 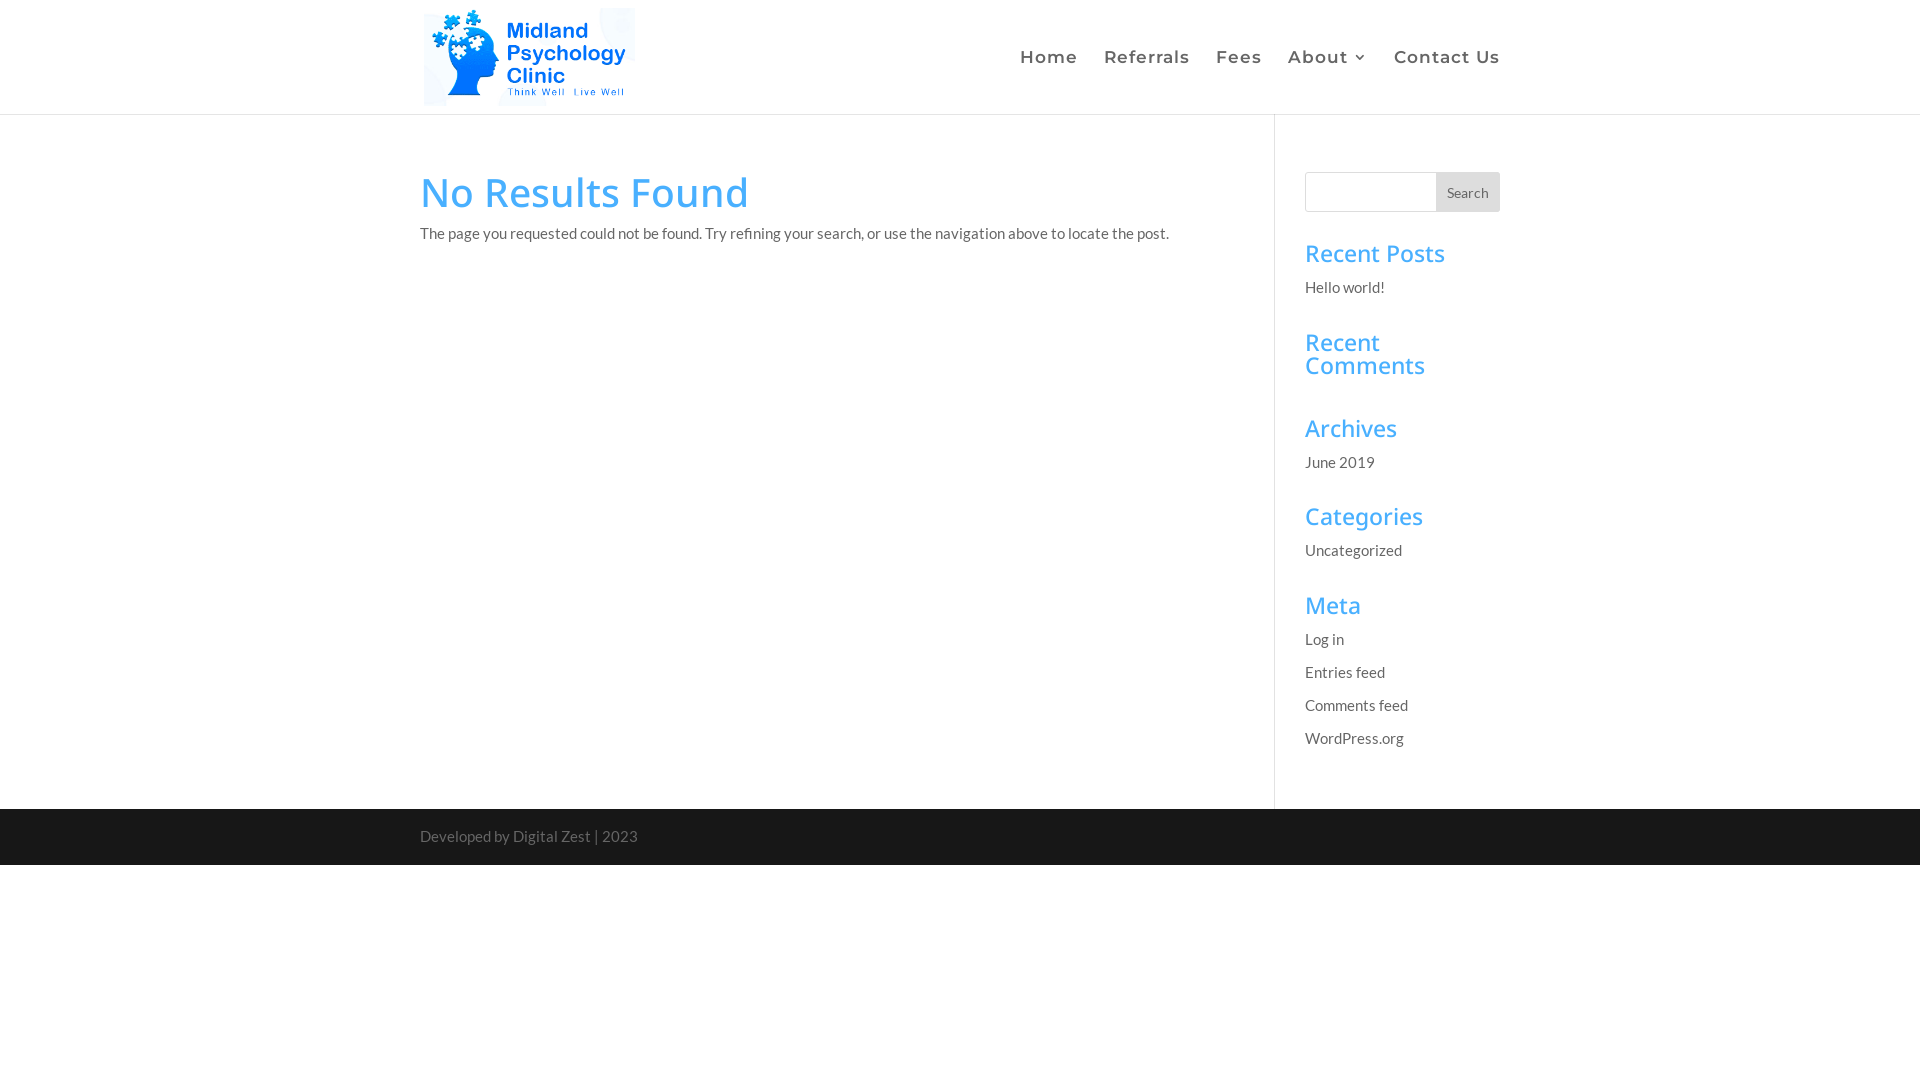 I want to click on 'Uncategorized', so click(x=1353, y=550).